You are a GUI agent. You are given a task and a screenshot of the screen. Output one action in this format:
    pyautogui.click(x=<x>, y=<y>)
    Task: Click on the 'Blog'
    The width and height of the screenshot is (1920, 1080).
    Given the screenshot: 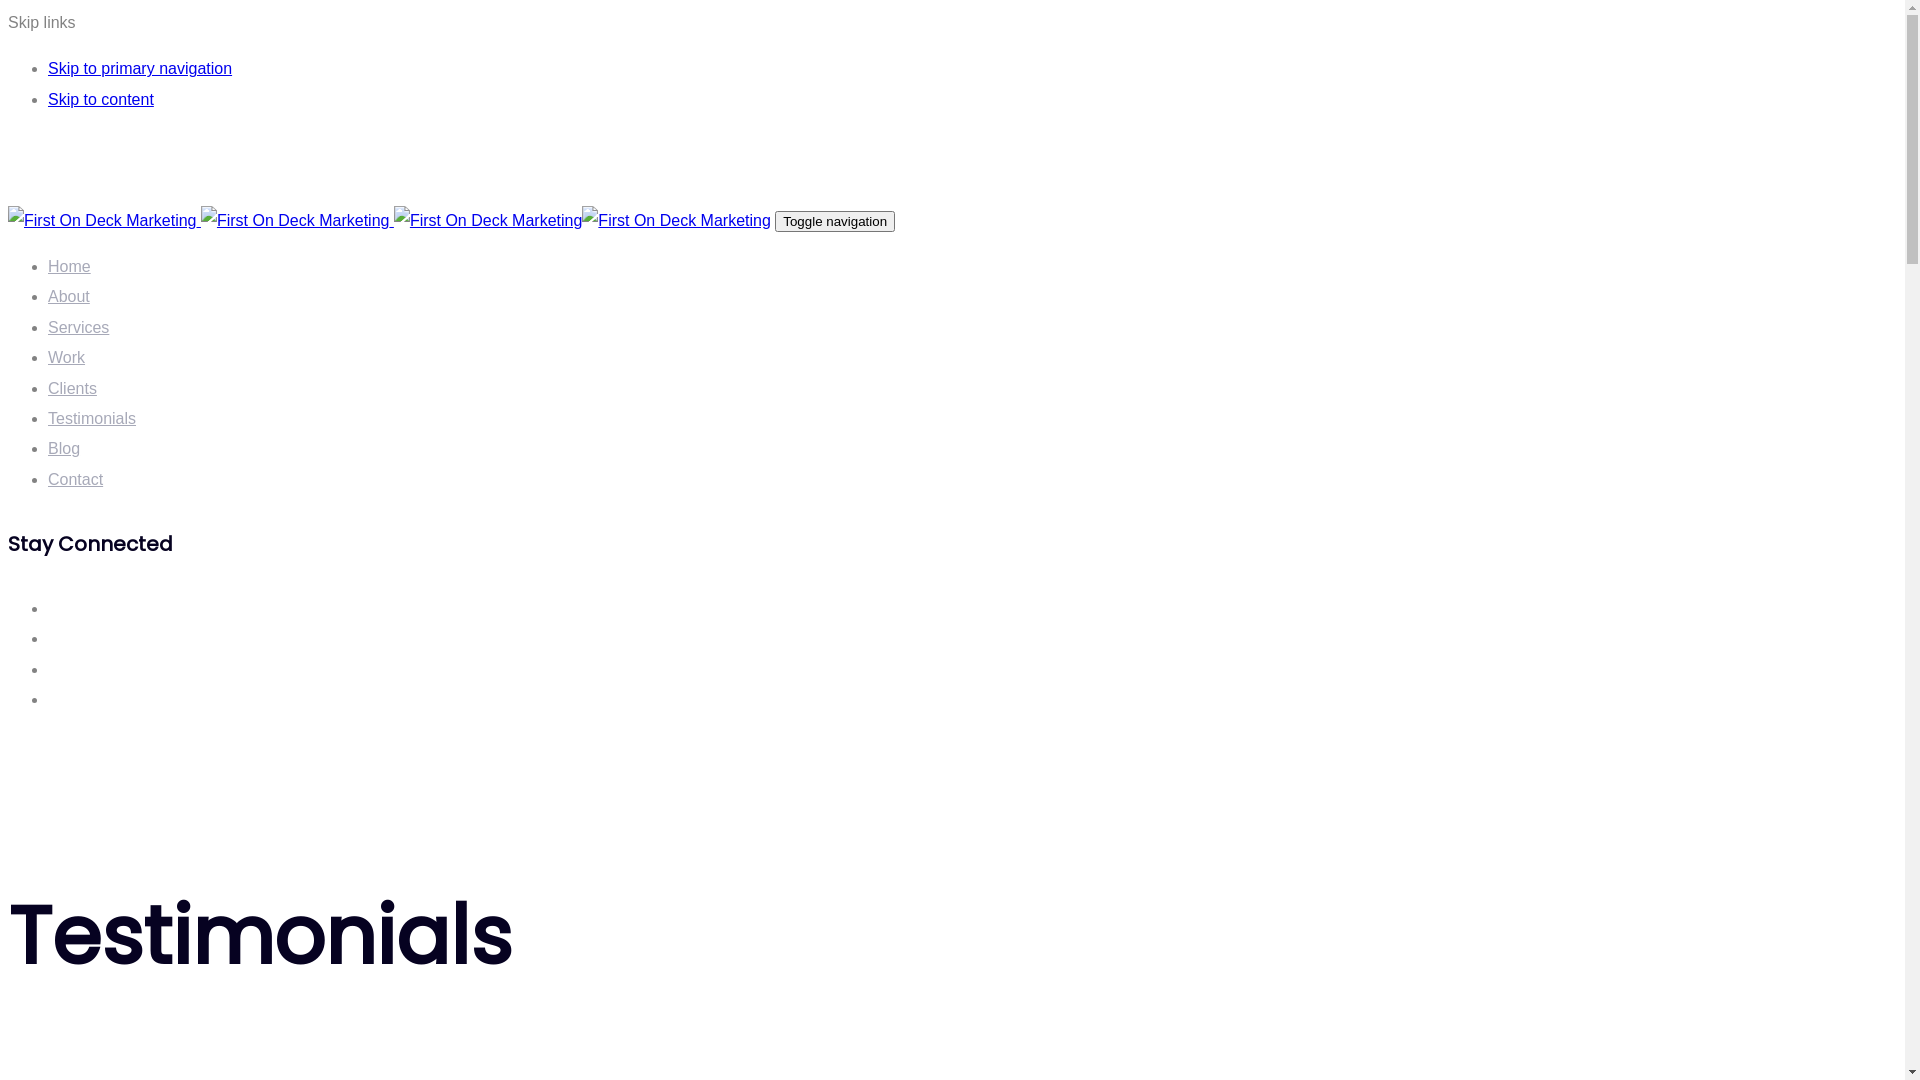 What is the action you would take?
    pyautogui.click(x=63, y=447)
    